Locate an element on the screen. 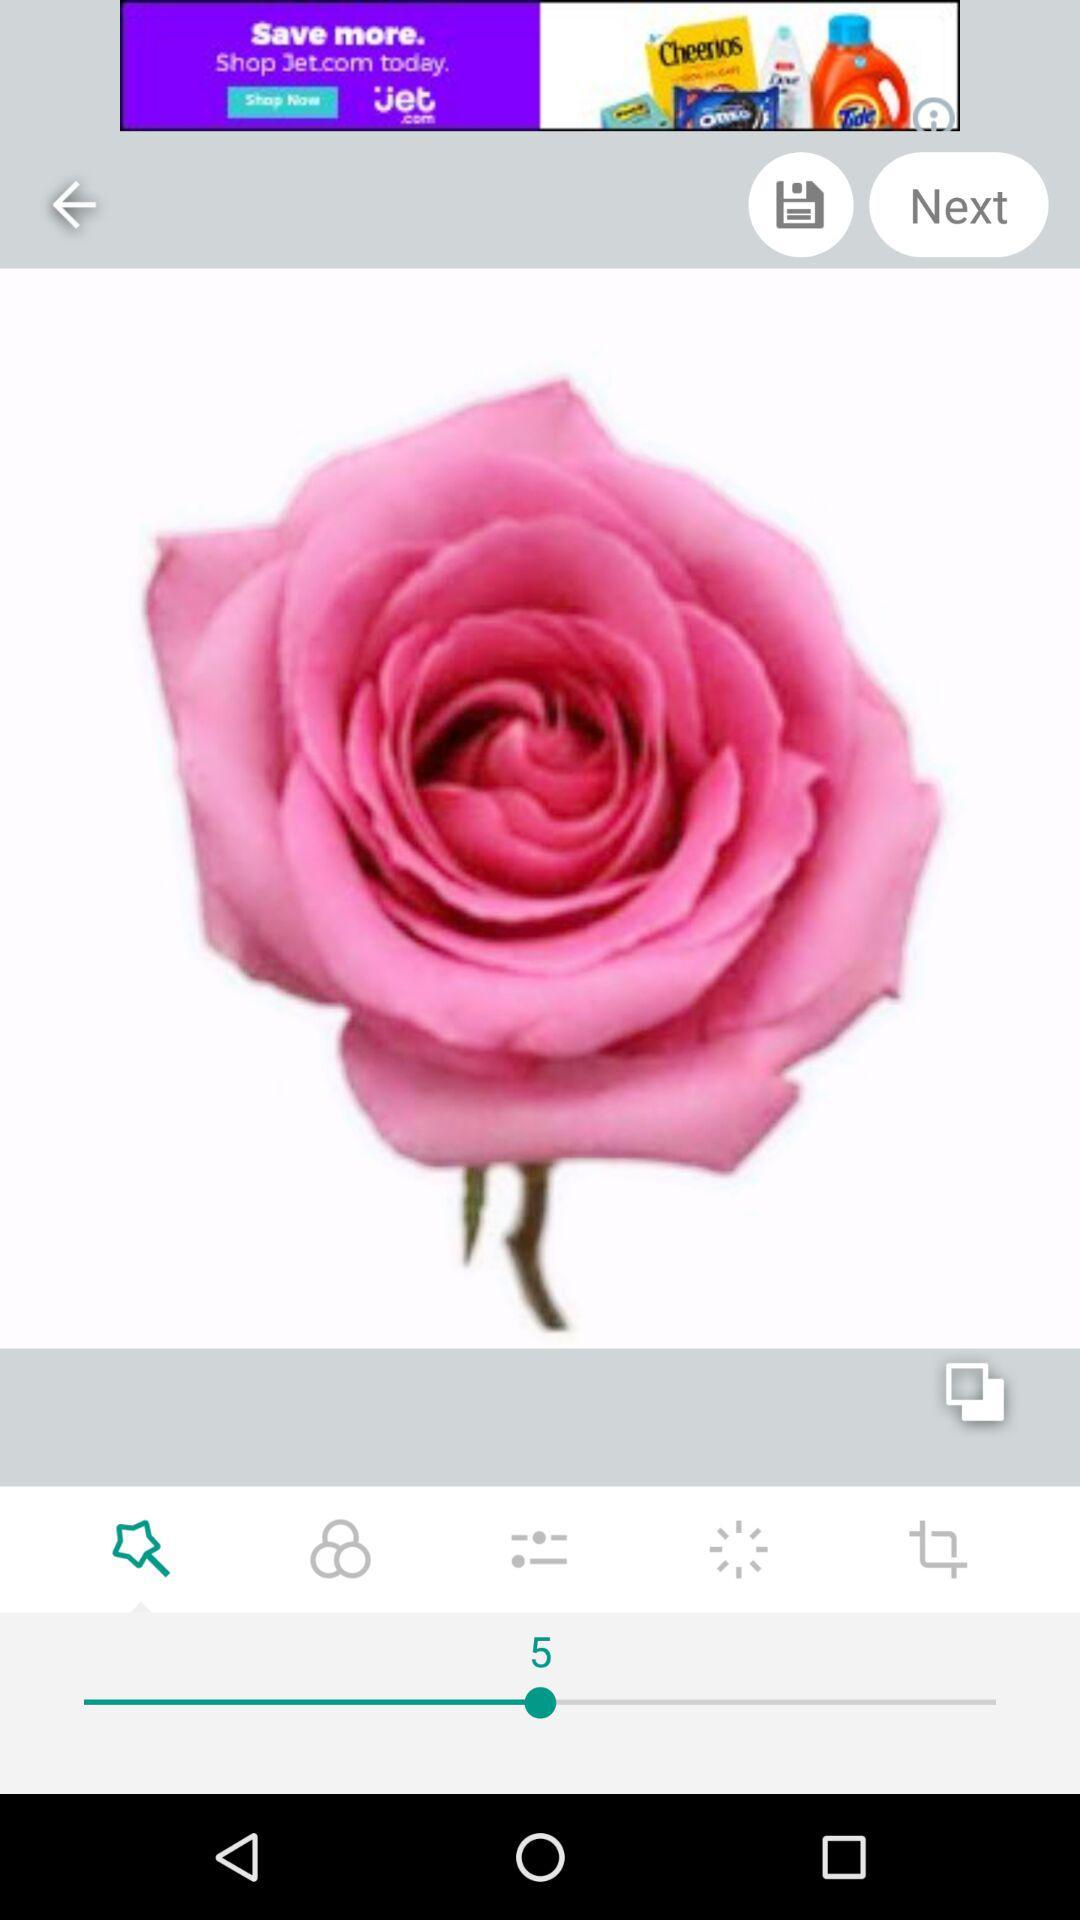  open an advertisements is located at coordinates (540, 65).